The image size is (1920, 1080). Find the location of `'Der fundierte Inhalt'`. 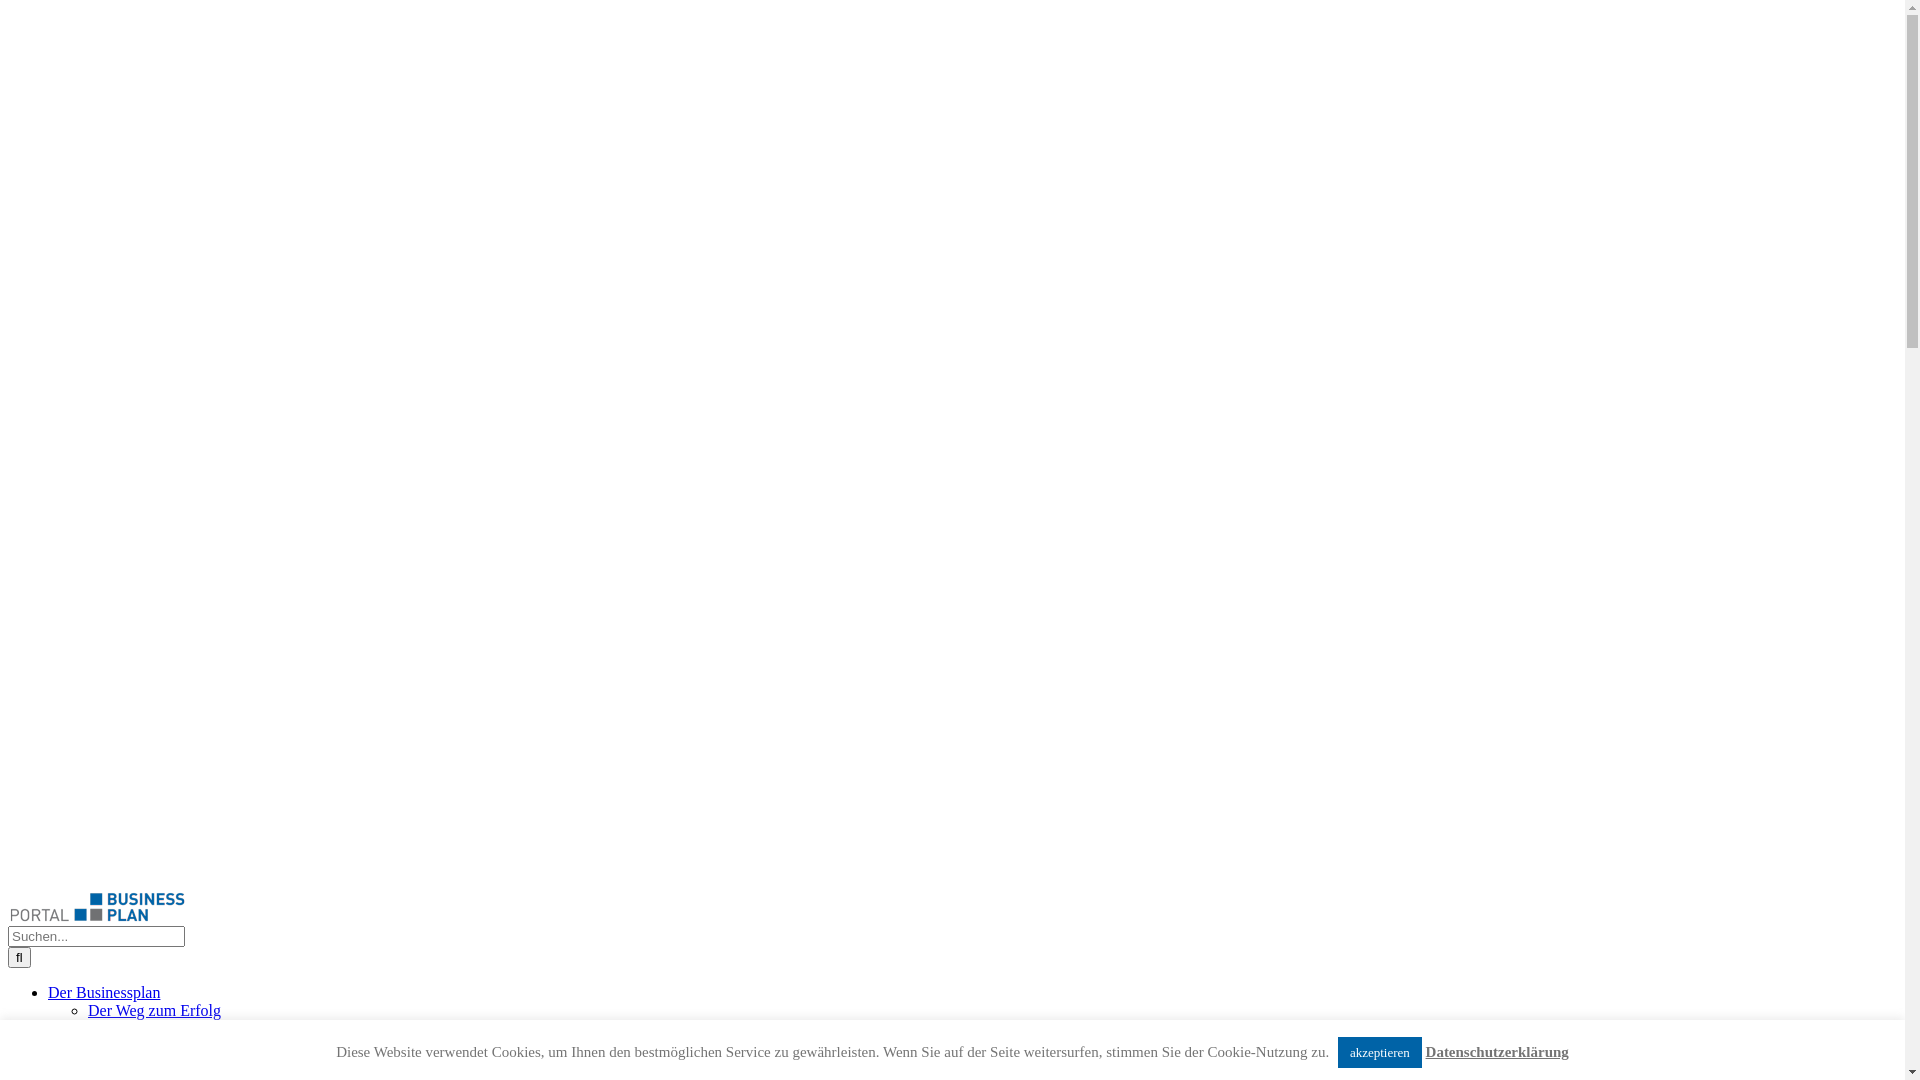

'Der fundierte Inhalt' is located at coordinates (150, 1028).